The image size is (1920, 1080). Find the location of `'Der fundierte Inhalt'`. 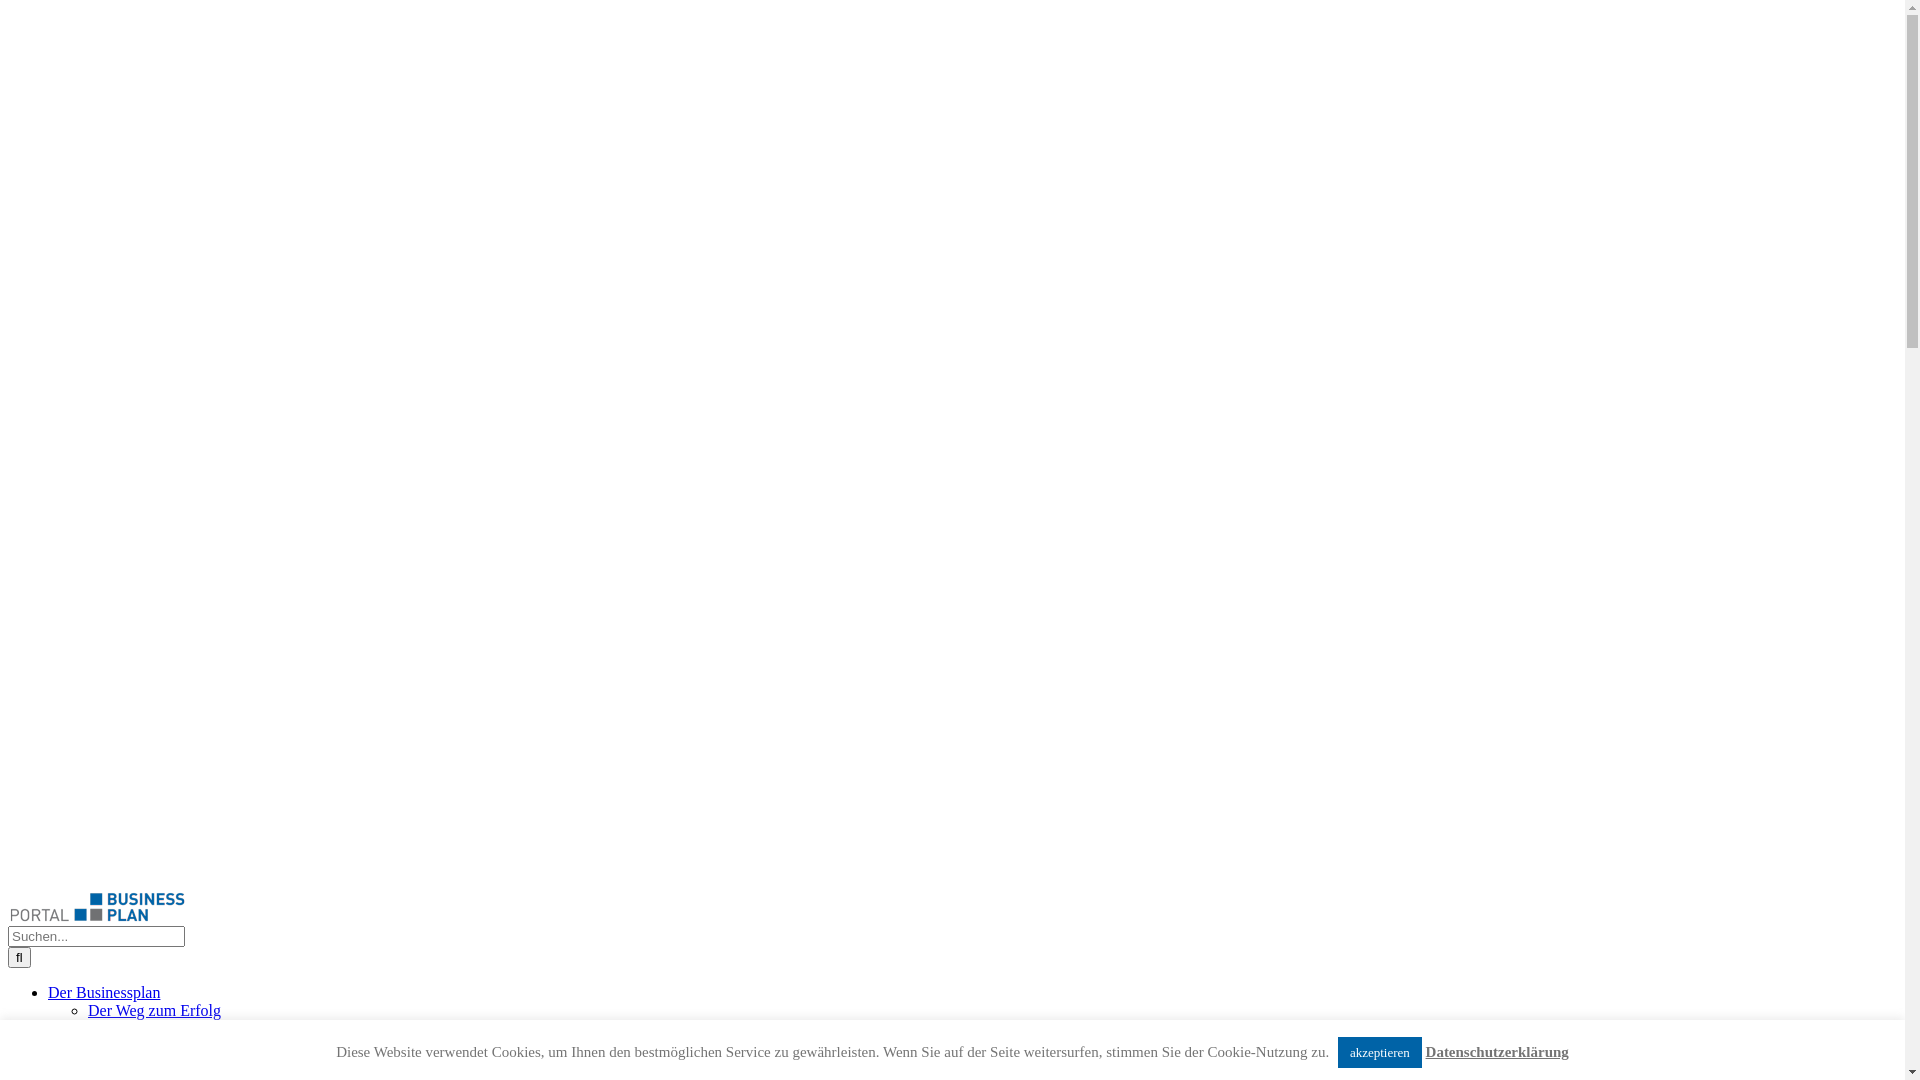

'Der fundierte Inhalt' is located at coordinates (150, 1028).